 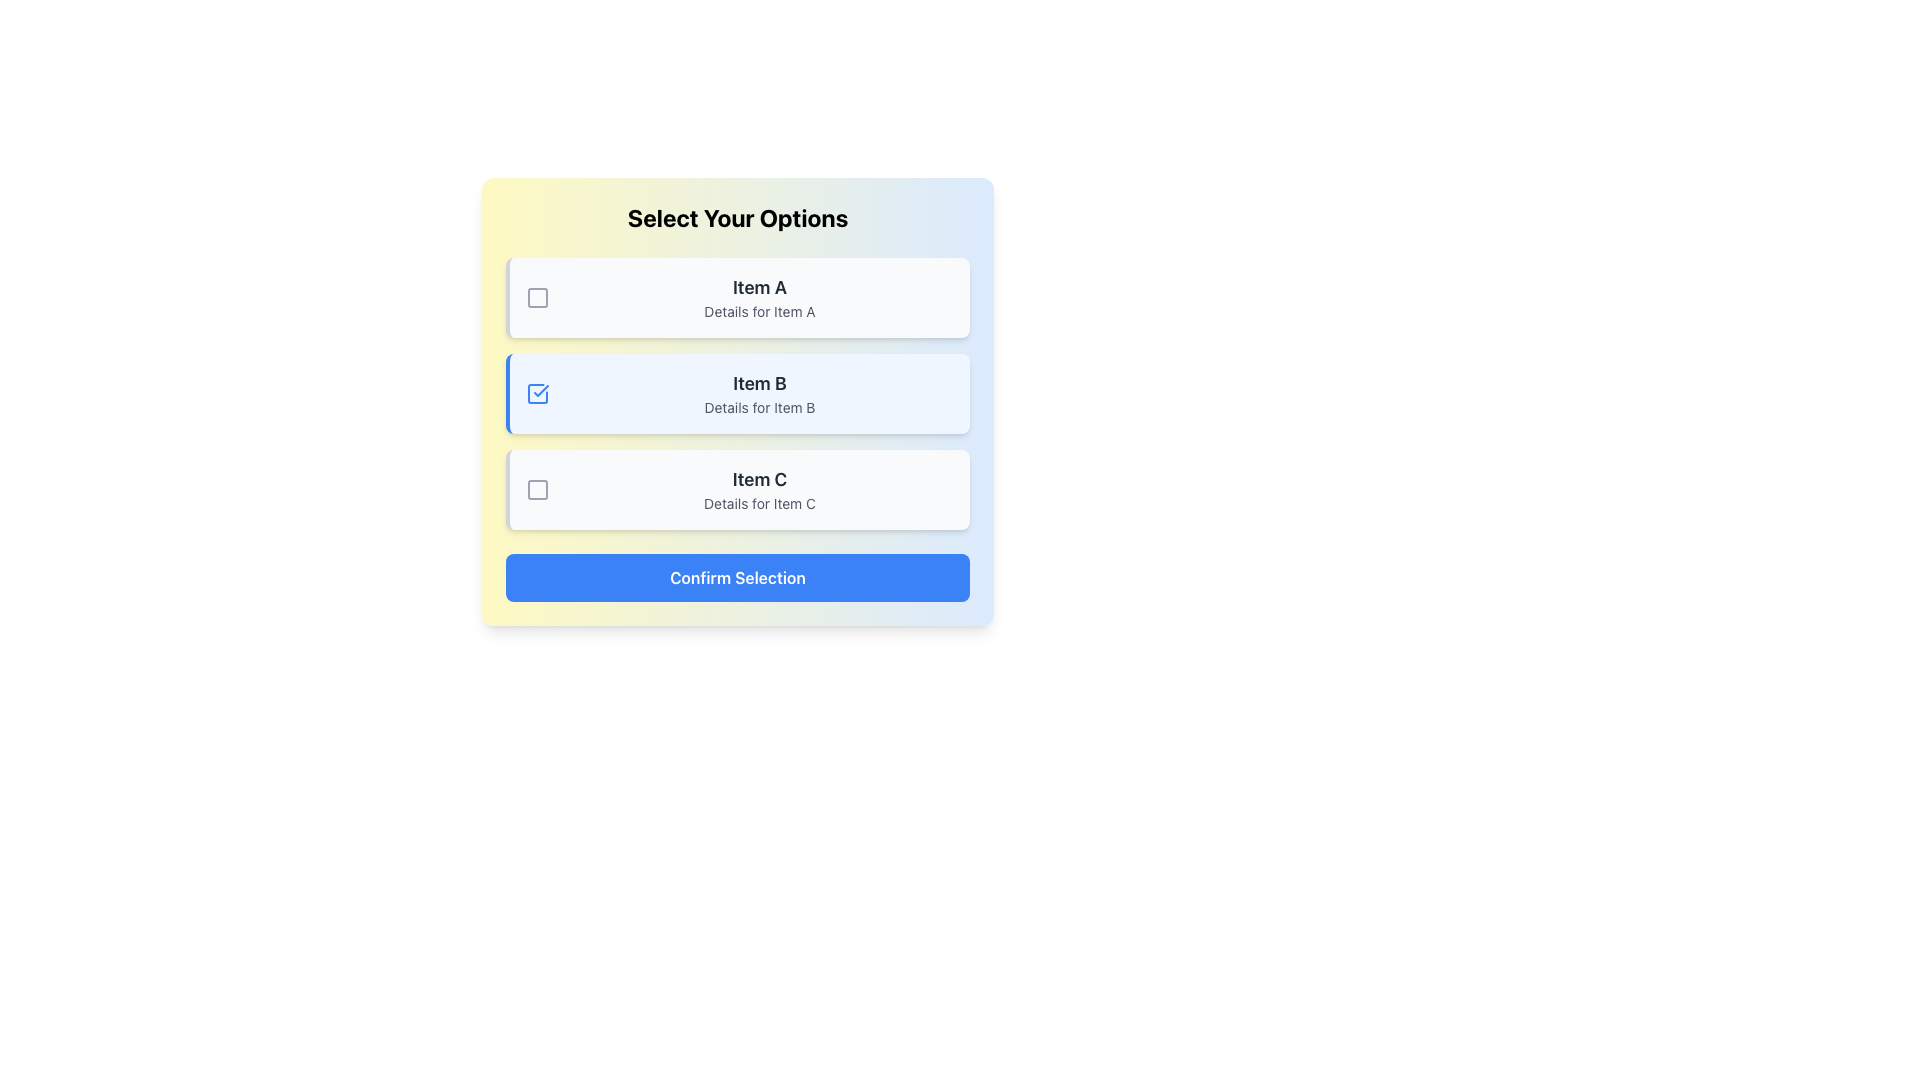 I want to click on the checkbox labeled 'Item A', so click(x=537, y=297).